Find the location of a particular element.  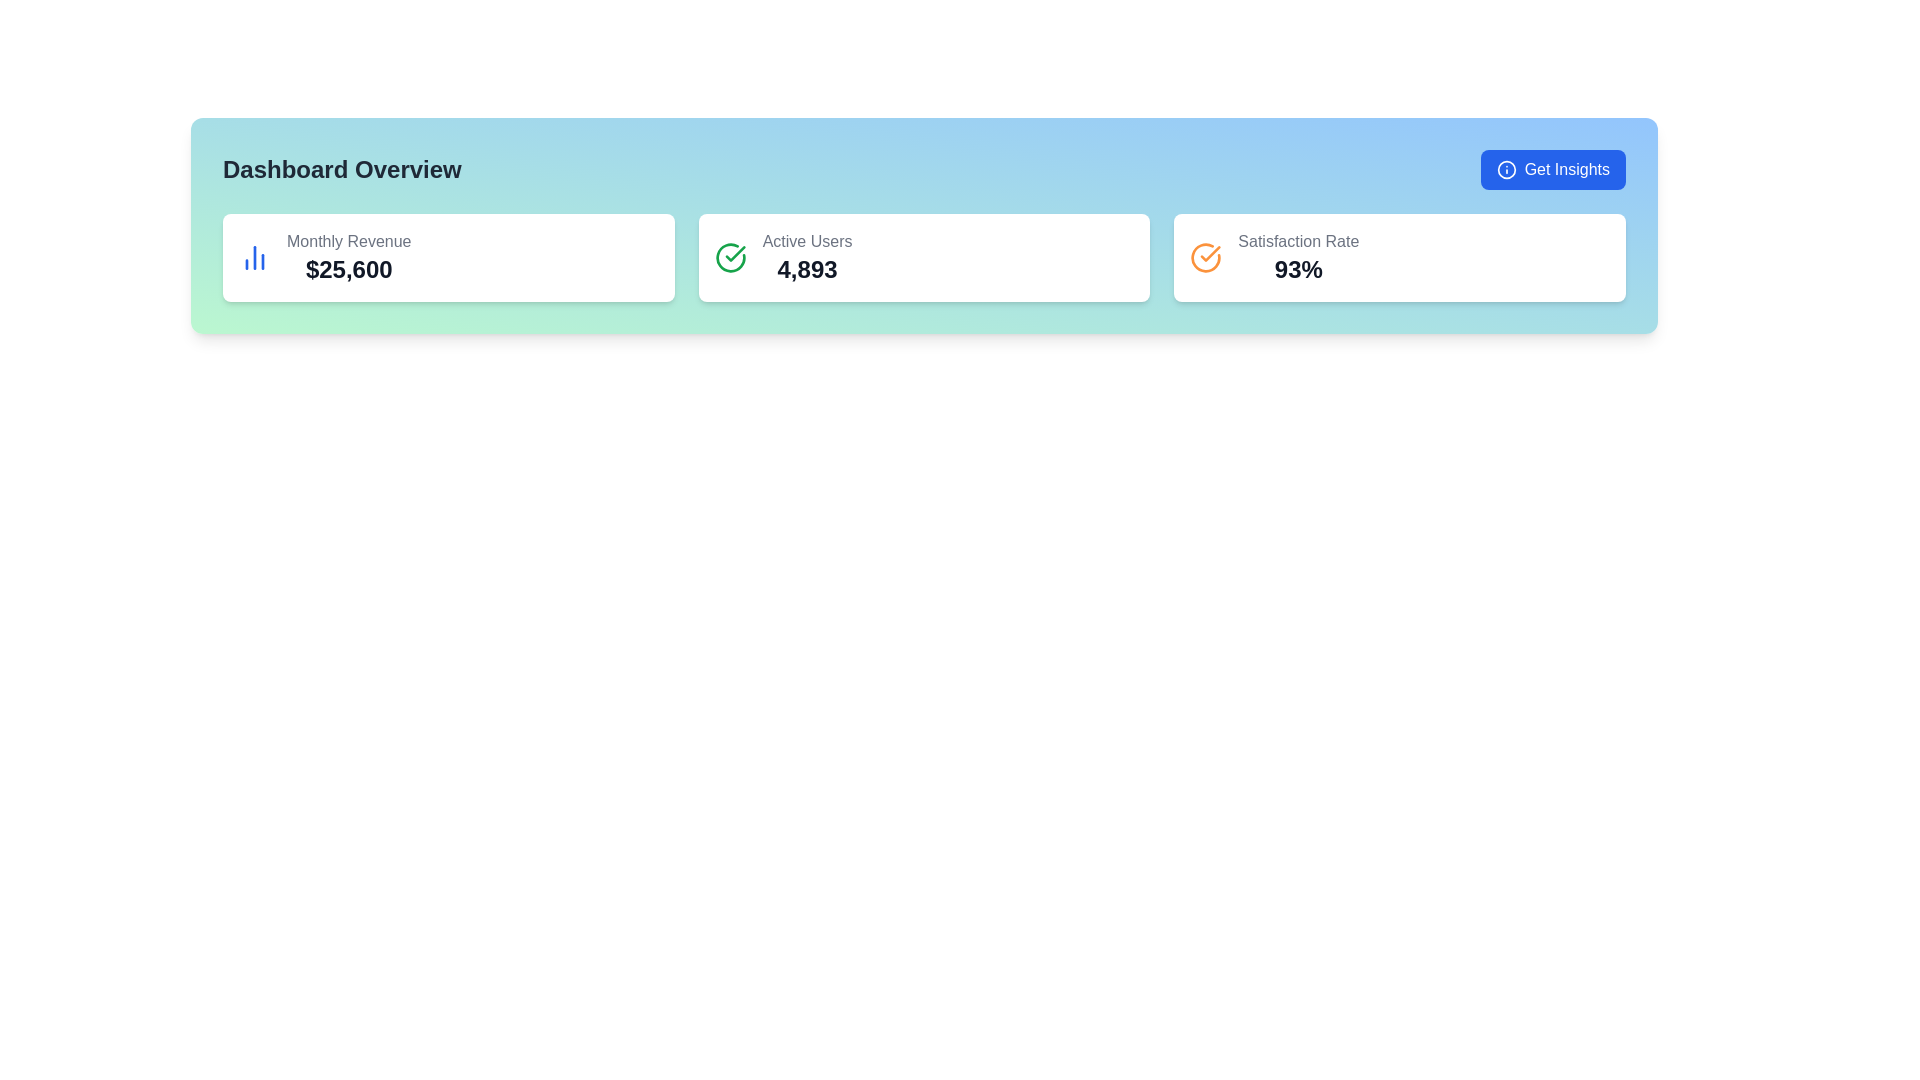

the icon located on the left side of the 'Get Insights' button, which serves as an indicator enhancing the button's purpose is located at coordinates (1506, 168).